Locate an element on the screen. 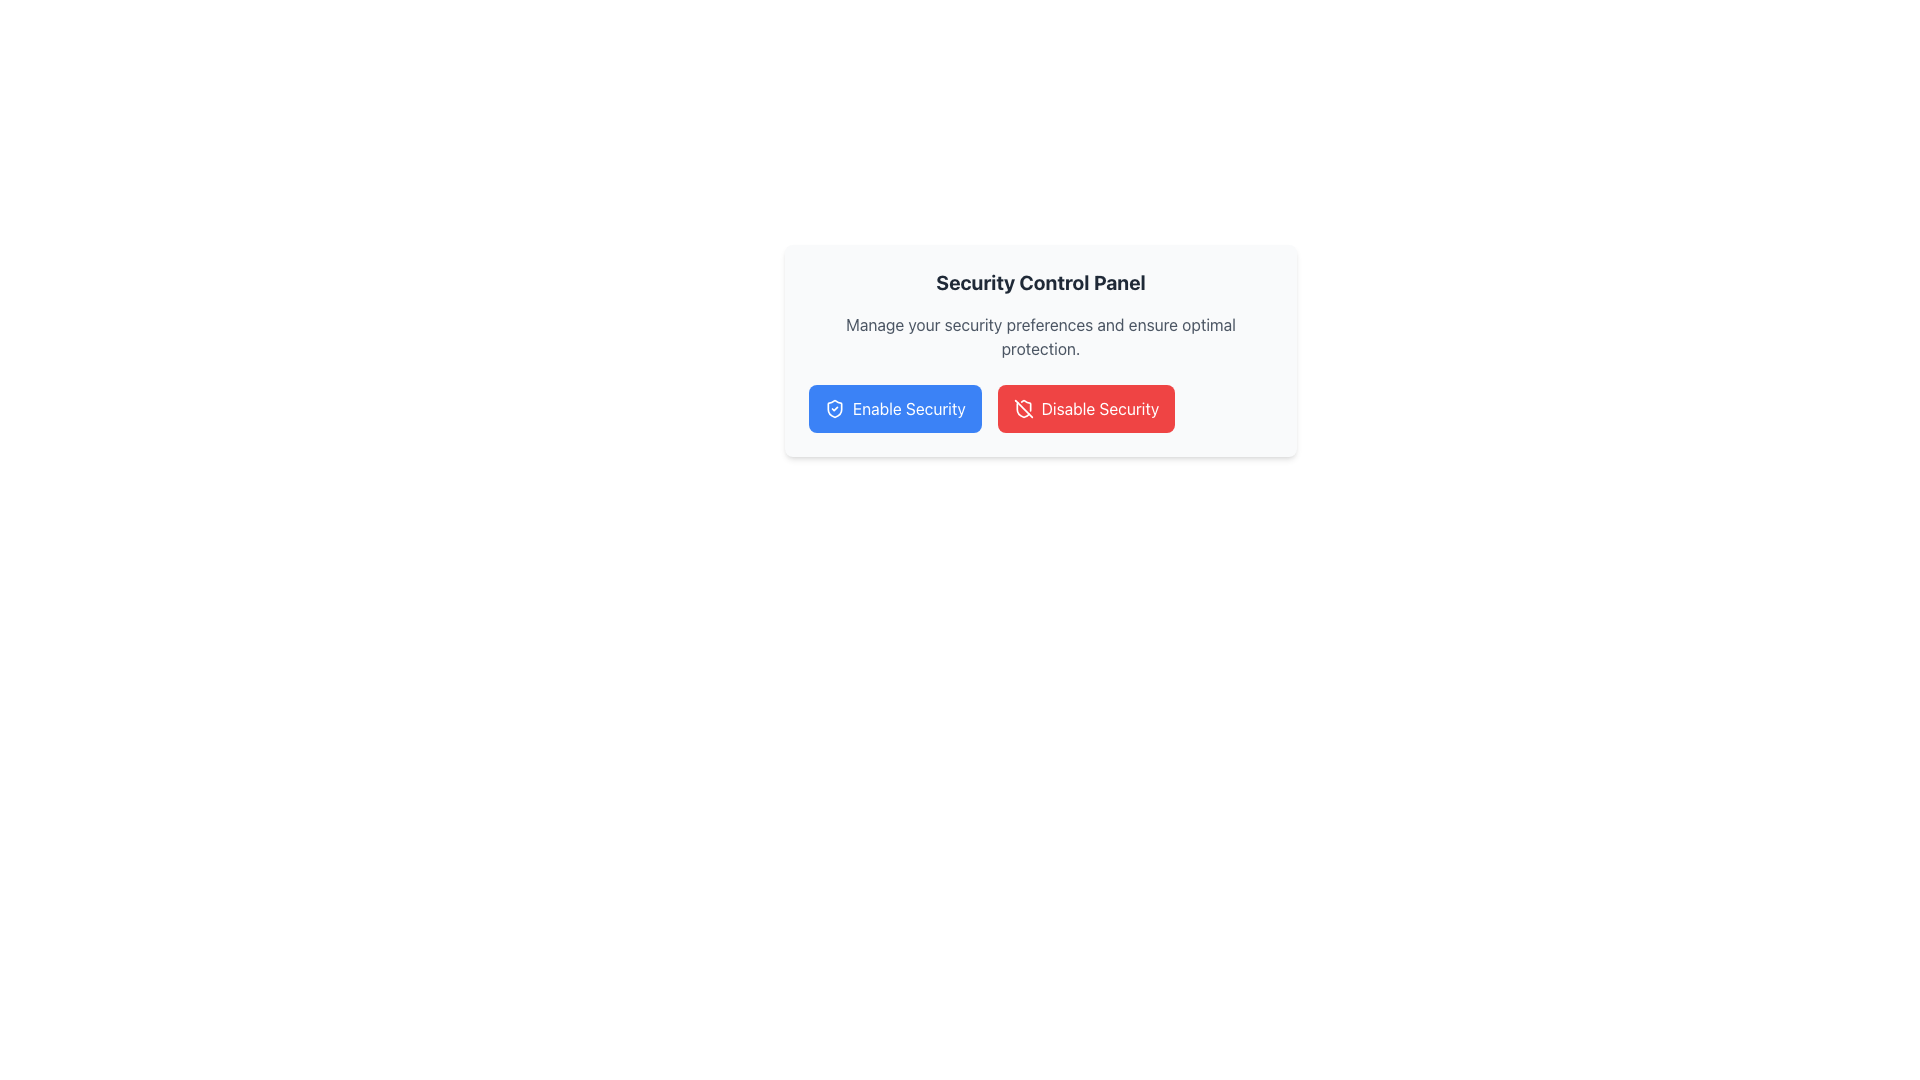 This screenshot has width=1920, height=1080. the button that disables the security functionality, located to the right of the 'Enable Security' button is located at coordinates (1085, 407).